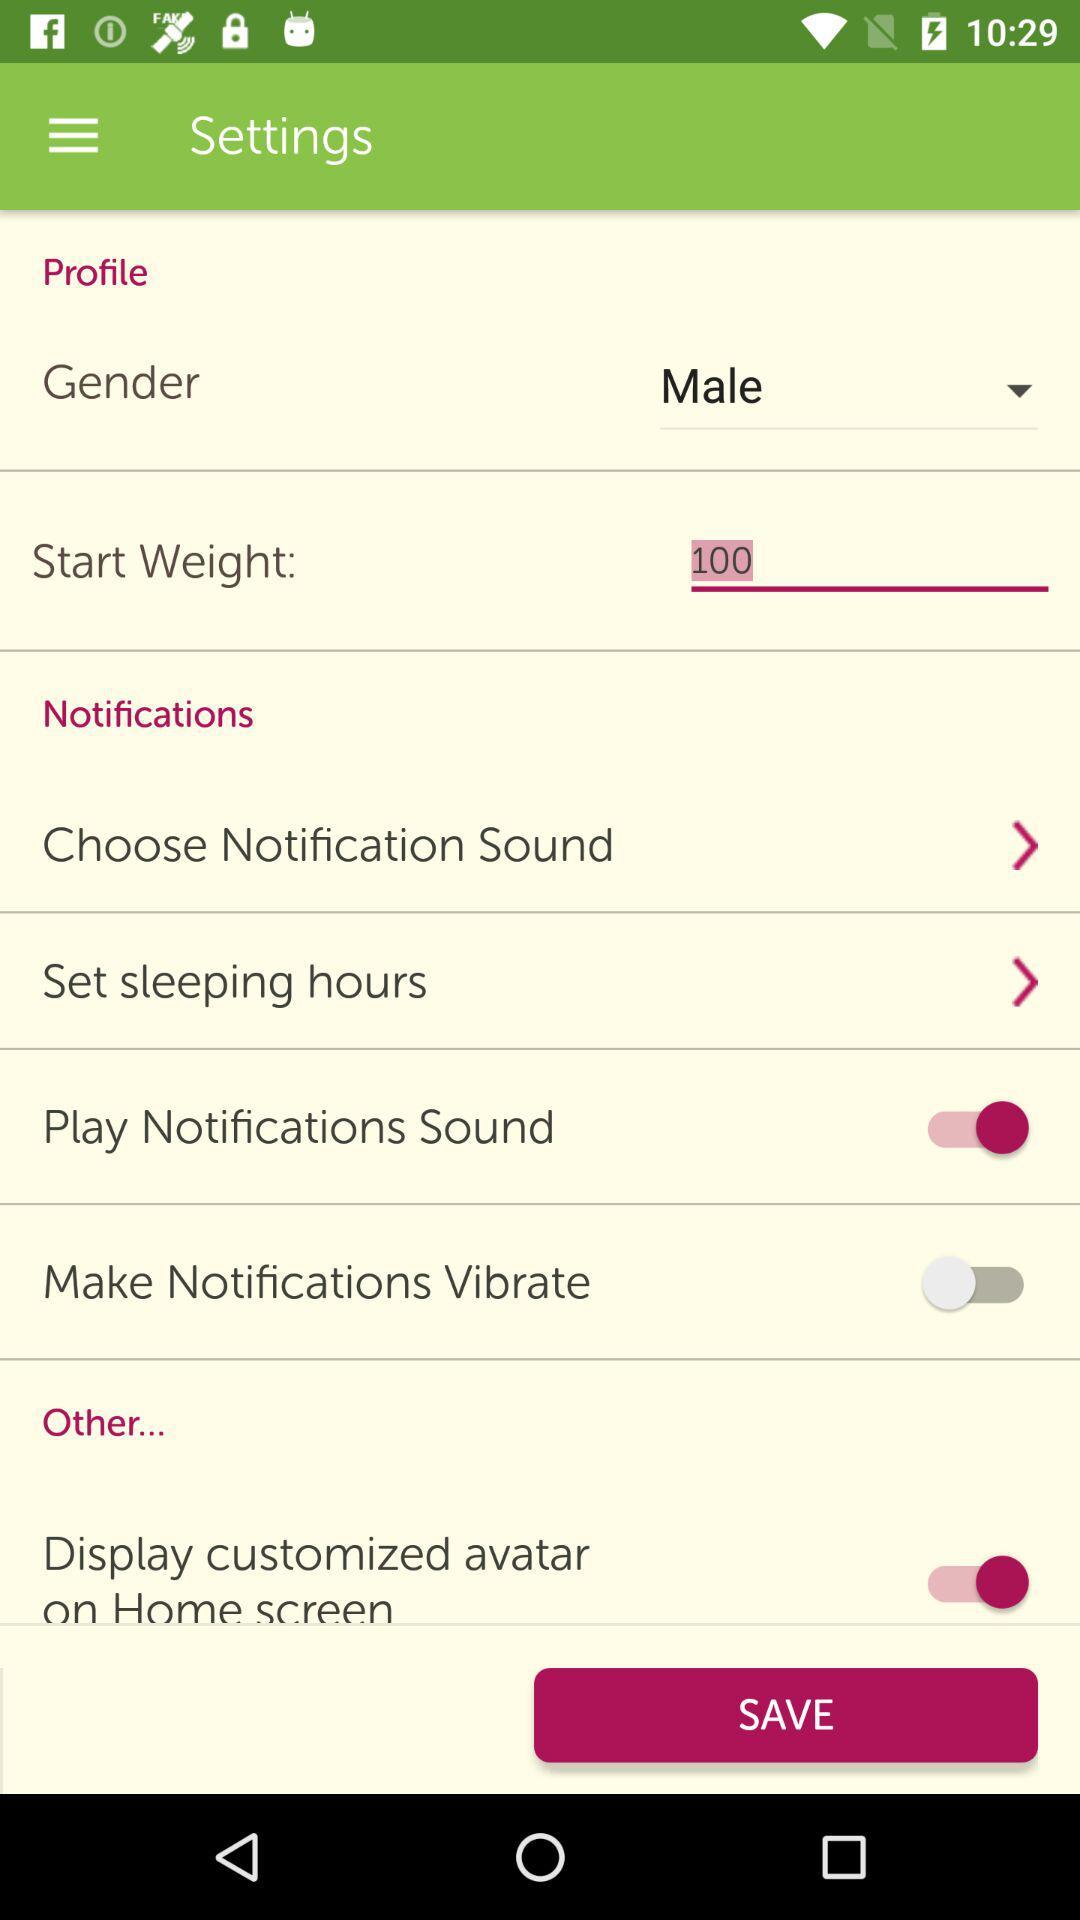  I want to click on the 100 item, so click(869, 560).